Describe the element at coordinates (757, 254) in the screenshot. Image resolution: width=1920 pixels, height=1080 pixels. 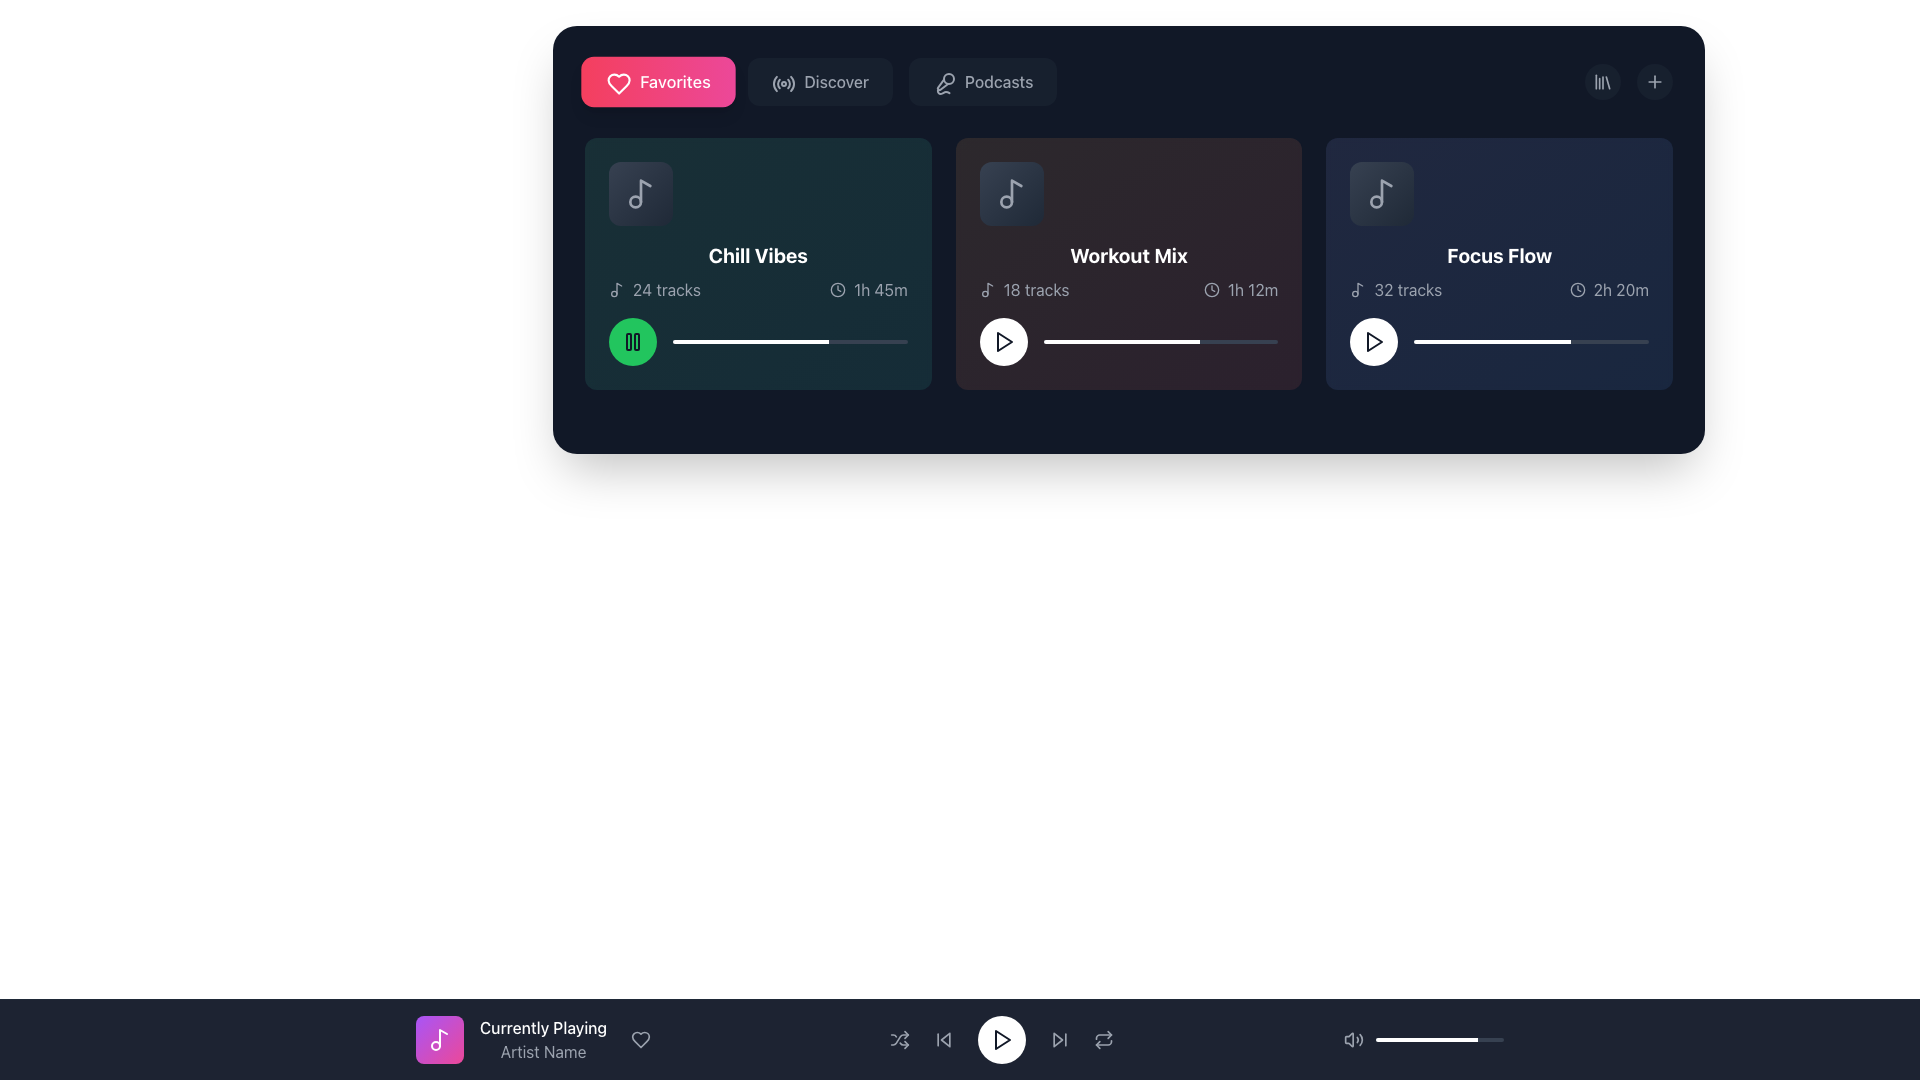
I see `the bold white text label 'Chill Vibes' located at the top-center of the first card in a horizontal row, which has a dark gradient background` at that location.